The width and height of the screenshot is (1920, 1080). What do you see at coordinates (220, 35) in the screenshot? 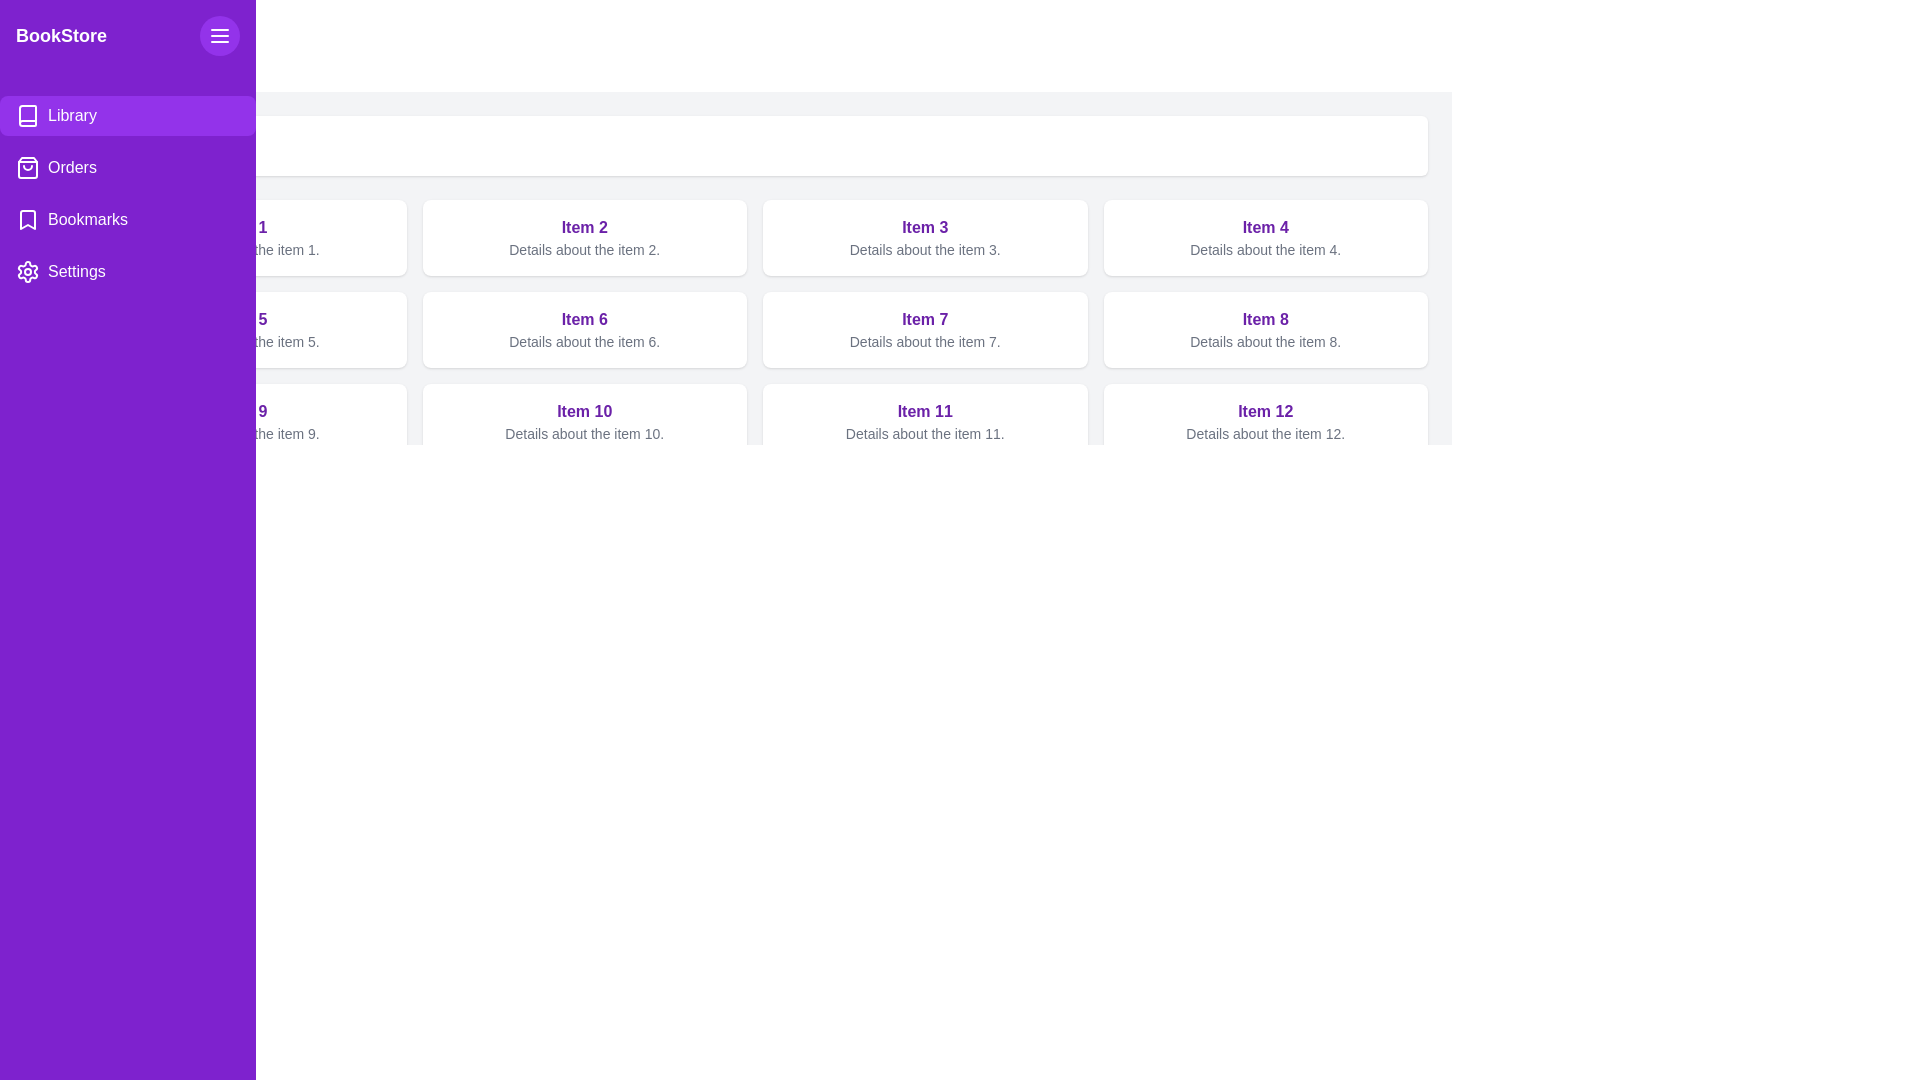
I see `the menu toggle button located at the top-right corner of the header section labeled 'BookStore'` at bounding box center [220, 35].